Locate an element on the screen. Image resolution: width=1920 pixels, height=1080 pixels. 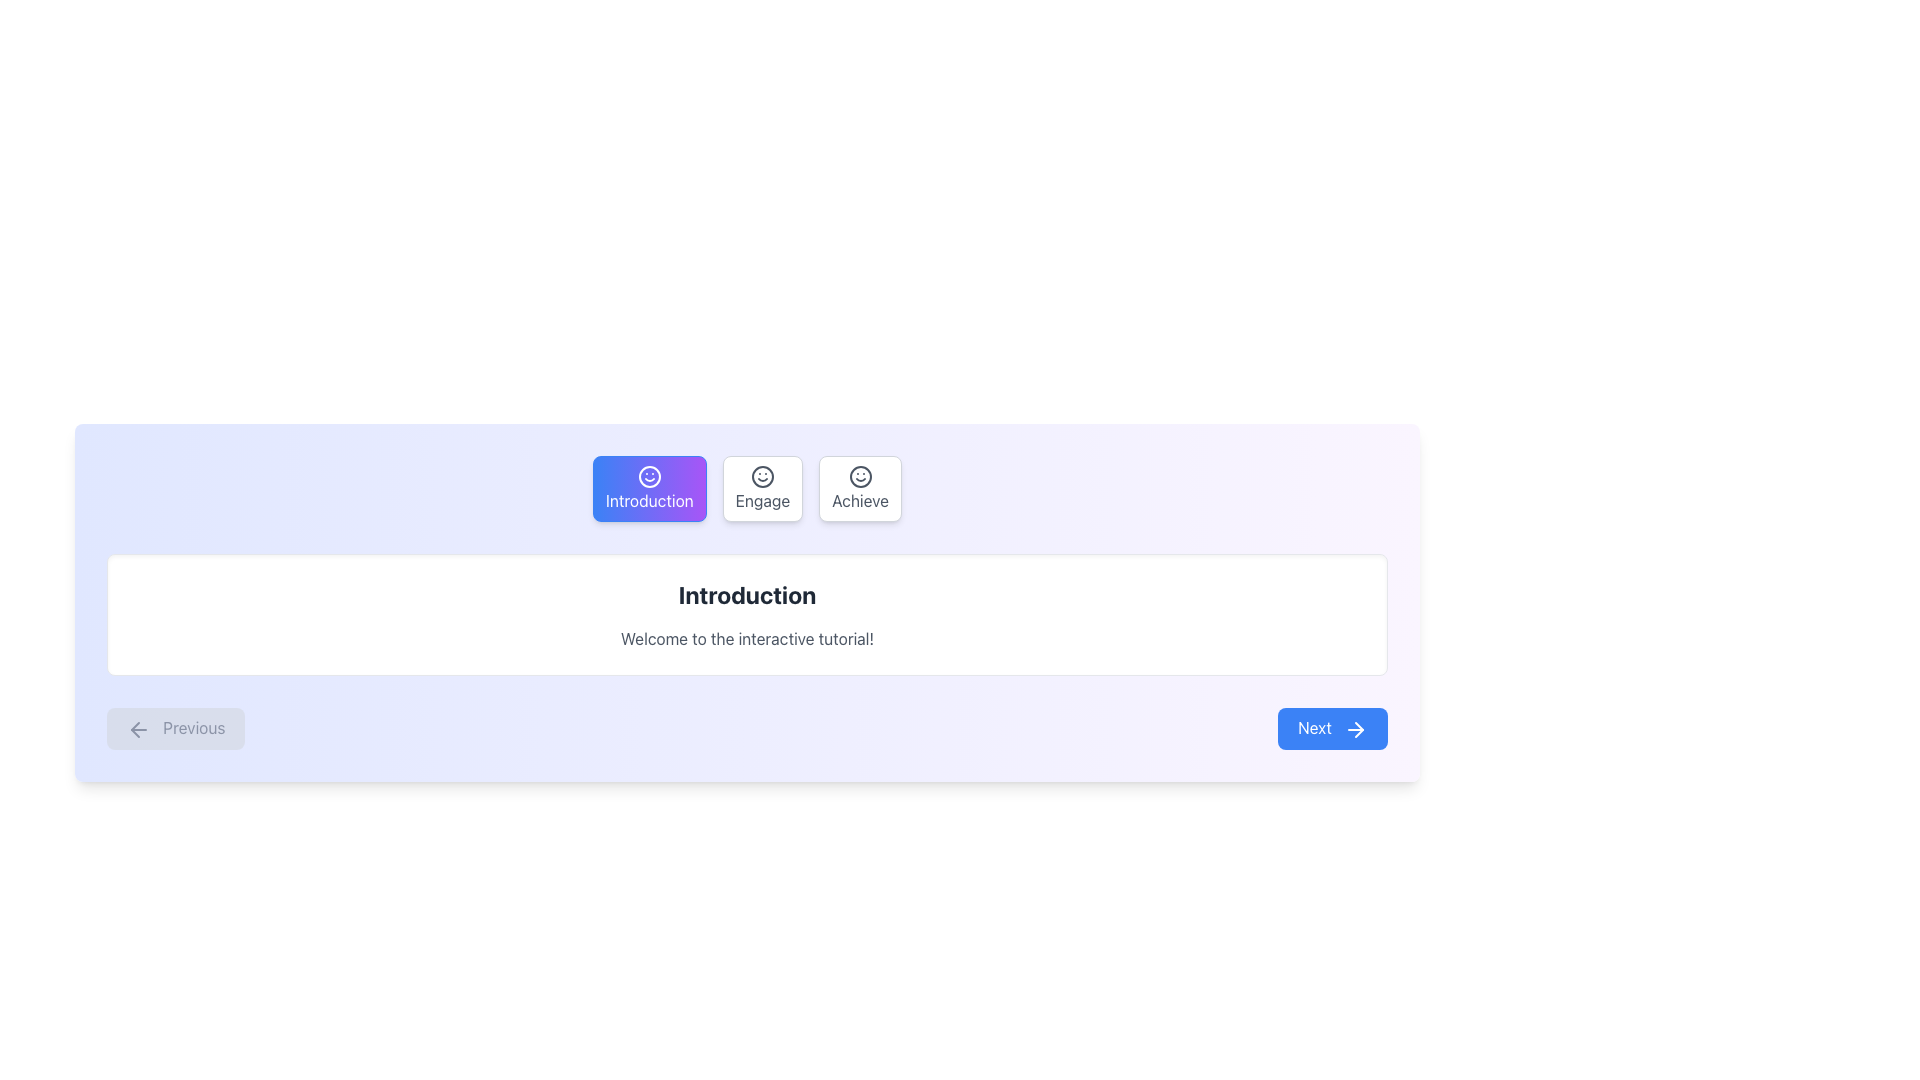
the right-pointing arrow icon within the 'Next' button located at the bottom right of the interface is located at coordinates (1359, 729).